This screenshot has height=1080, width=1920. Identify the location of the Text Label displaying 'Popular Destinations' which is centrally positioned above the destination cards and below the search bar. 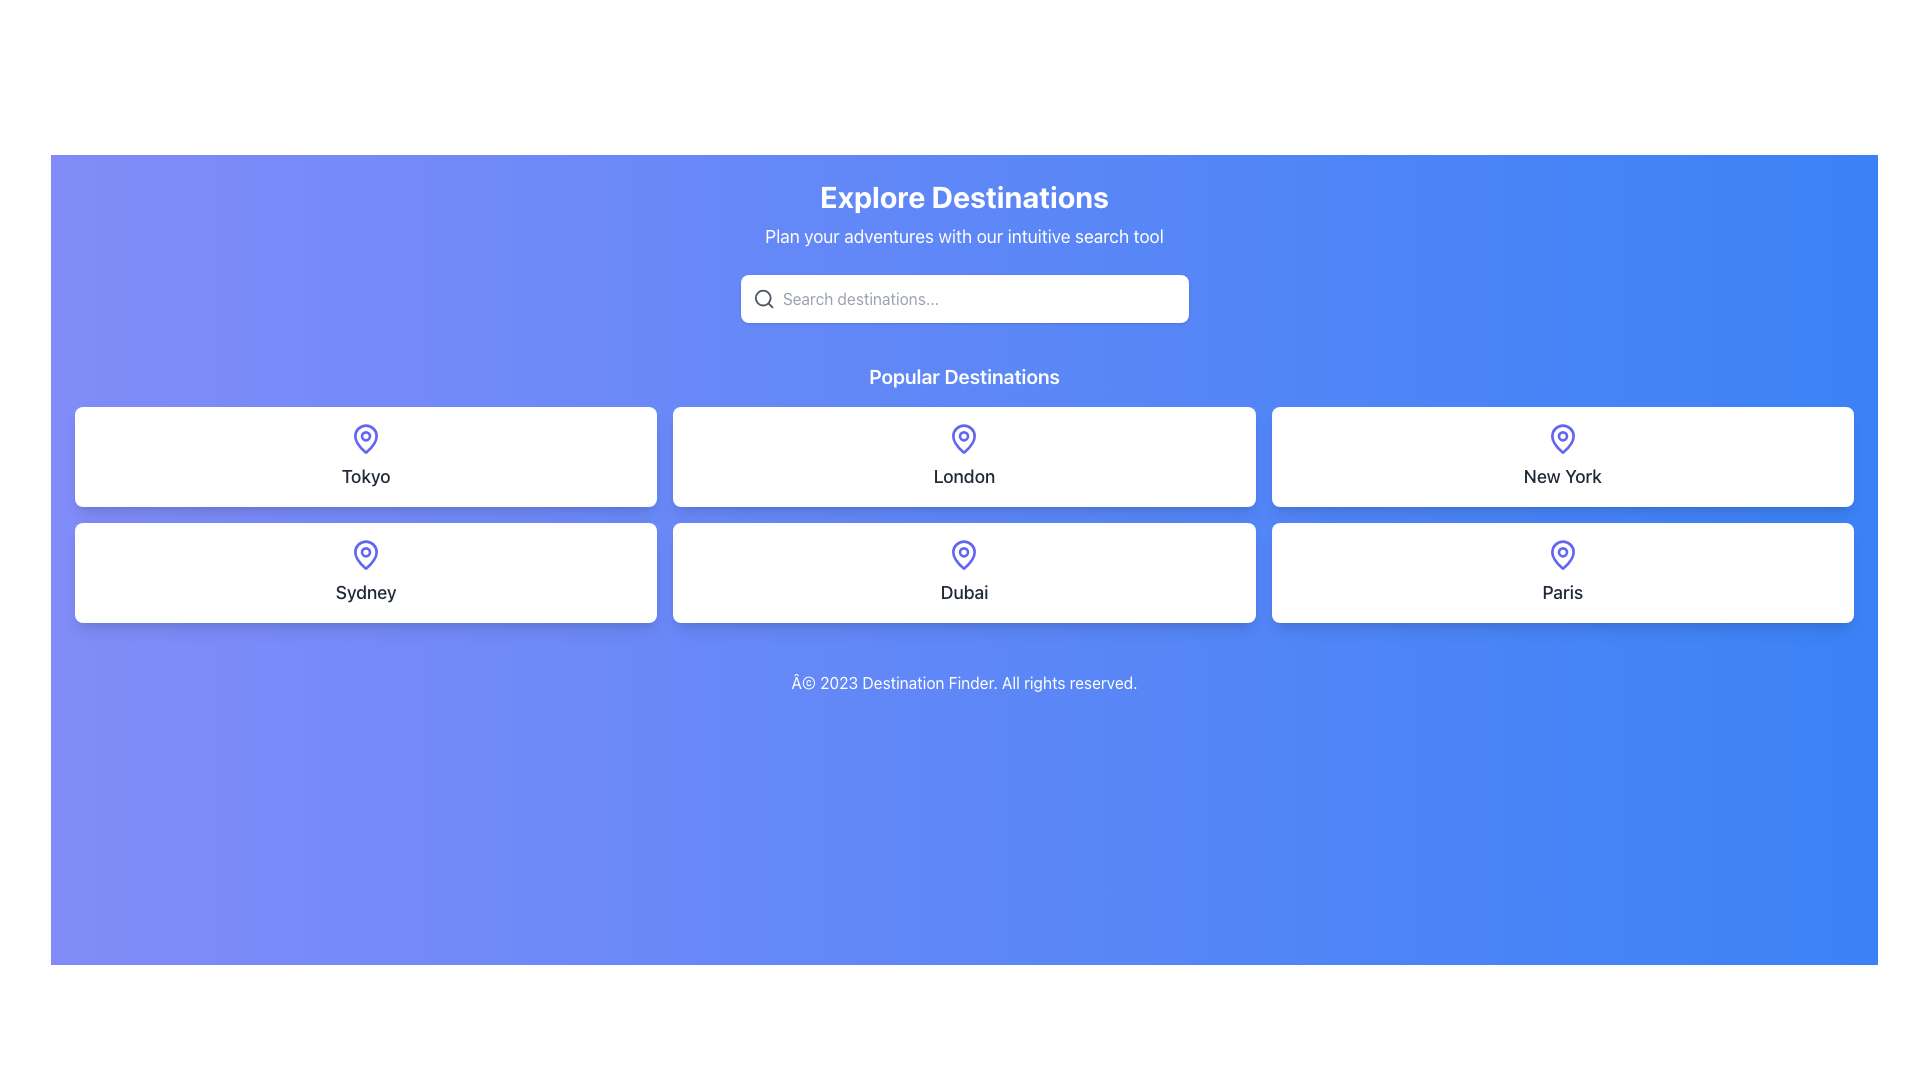
(964, 377).